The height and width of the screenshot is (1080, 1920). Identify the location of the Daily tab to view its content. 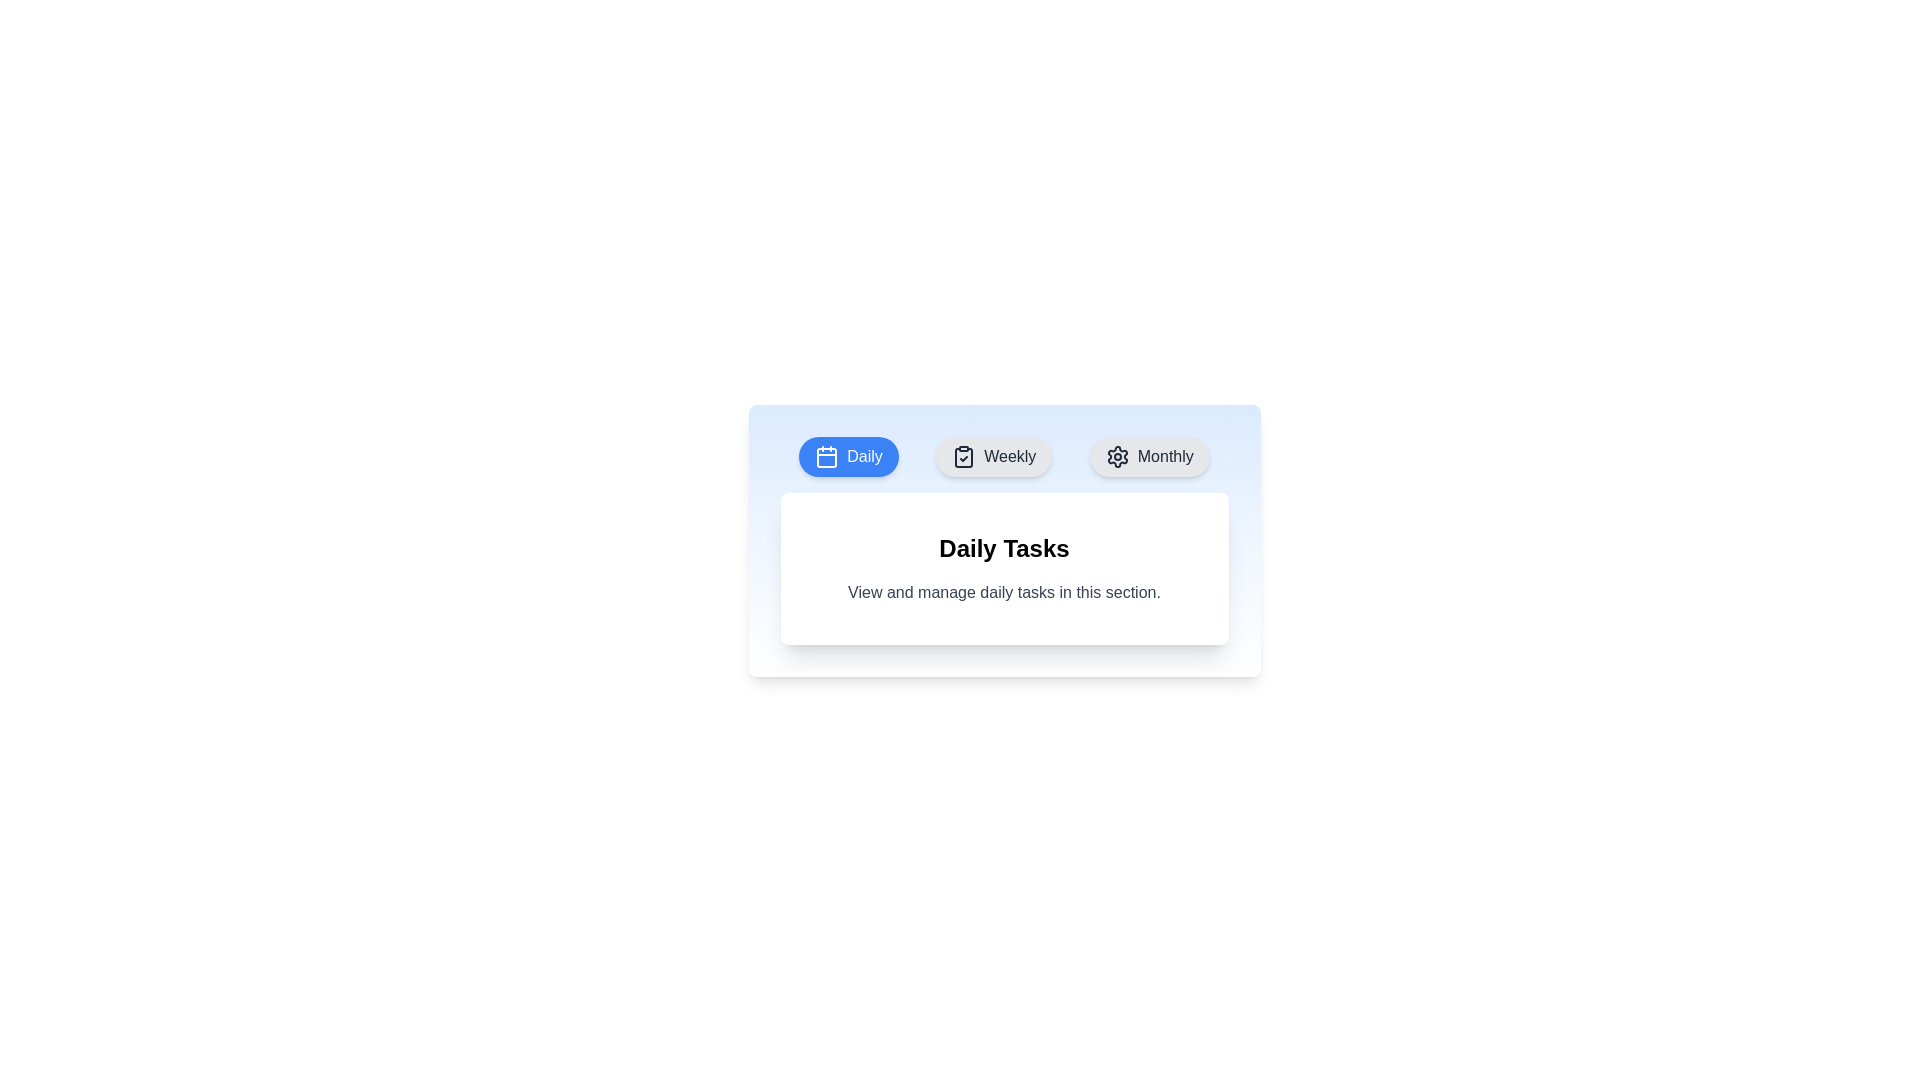
(849, 456).